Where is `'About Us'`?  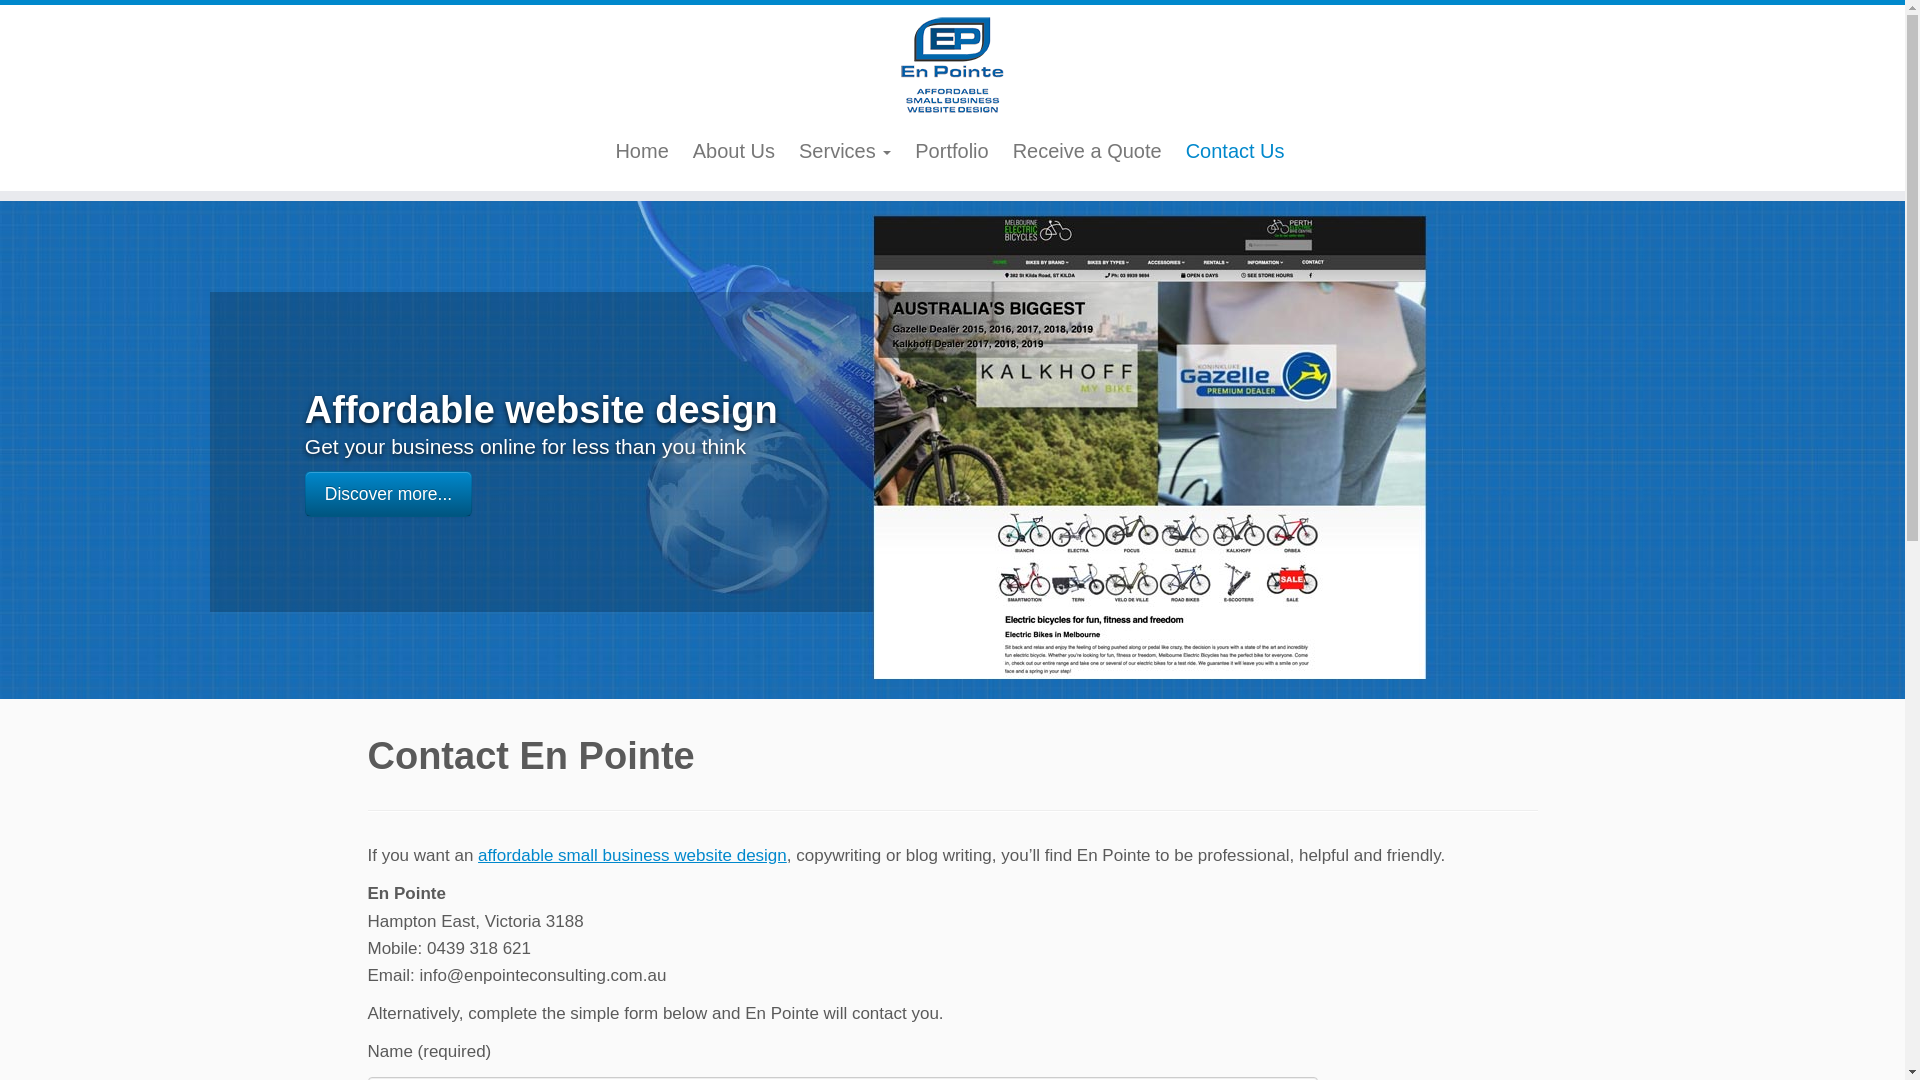
'About Us' is located at coordinates (733, 149).